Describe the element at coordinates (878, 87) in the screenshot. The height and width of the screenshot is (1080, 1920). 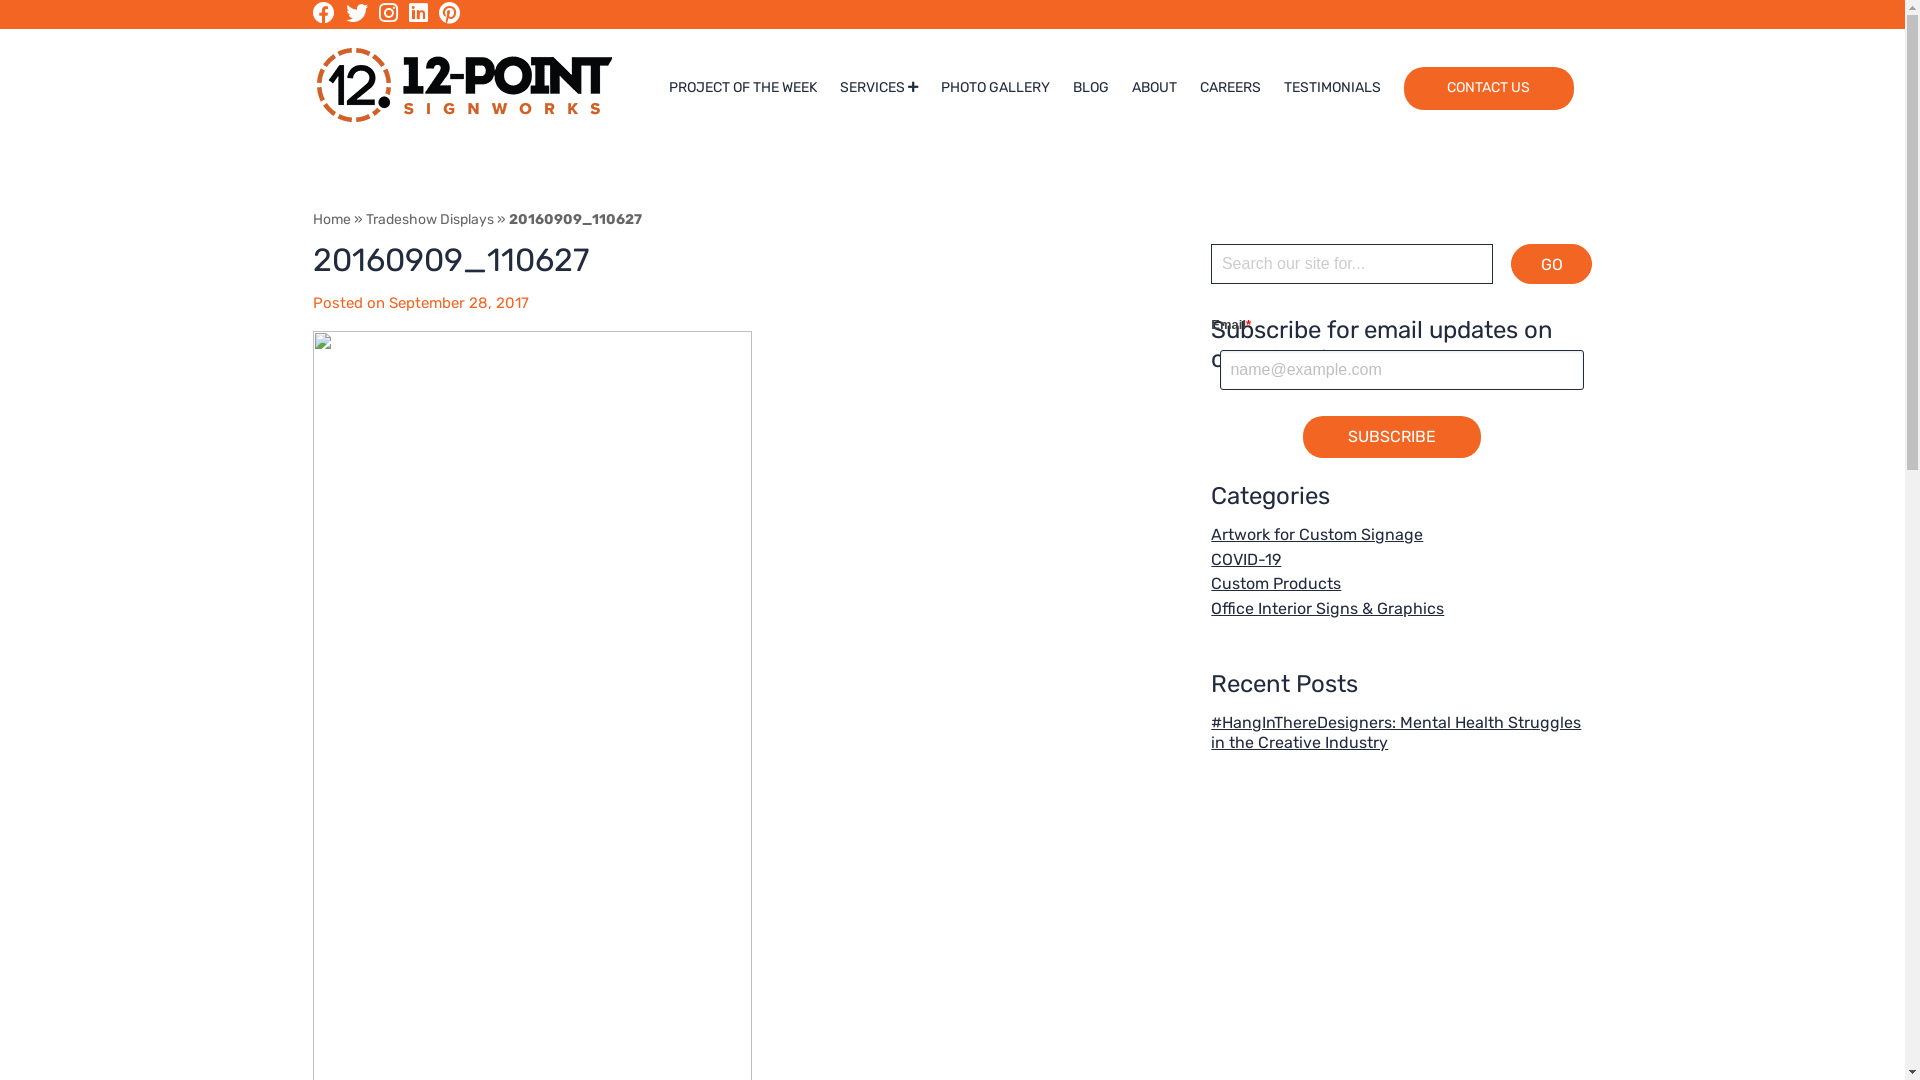
I see `'SERVICES'` at that location.